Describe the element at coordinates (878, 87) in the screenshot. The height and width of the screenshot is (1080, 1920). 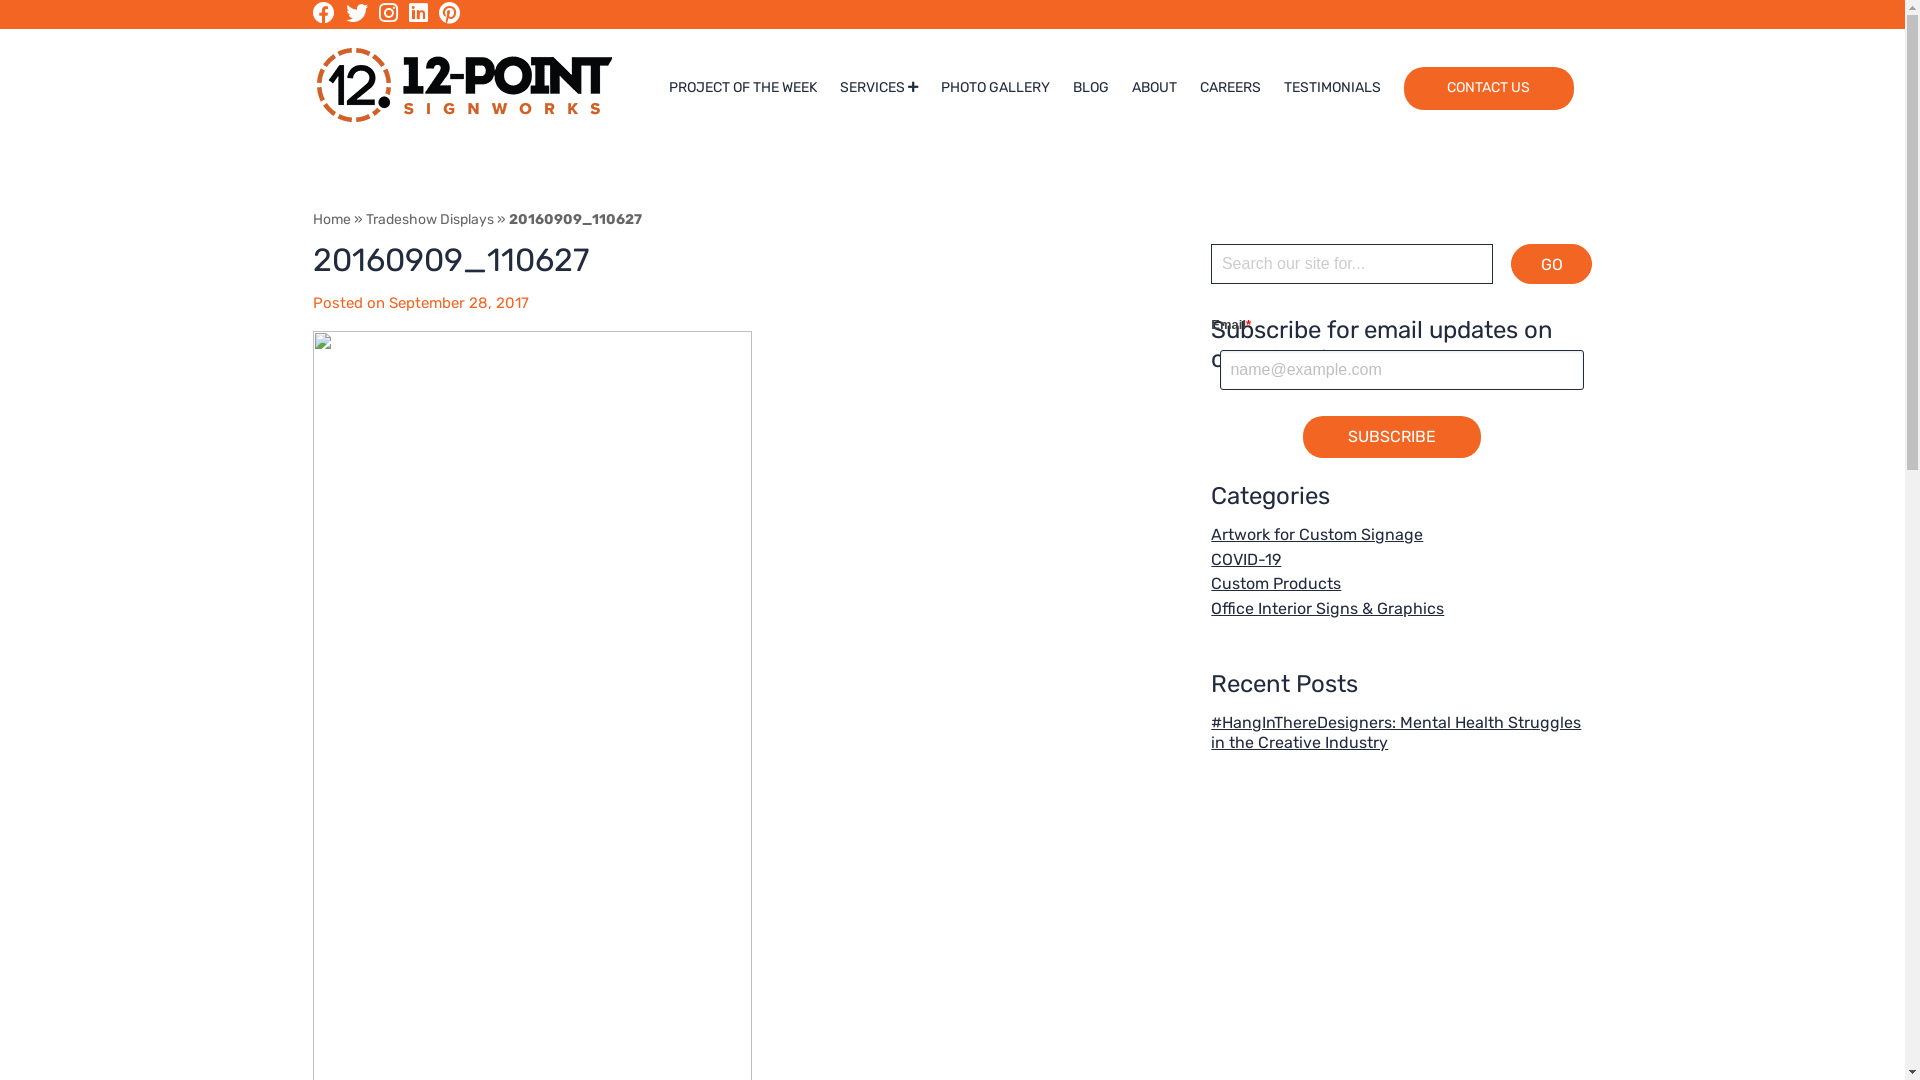
I see `'SERVICES'` at that location.